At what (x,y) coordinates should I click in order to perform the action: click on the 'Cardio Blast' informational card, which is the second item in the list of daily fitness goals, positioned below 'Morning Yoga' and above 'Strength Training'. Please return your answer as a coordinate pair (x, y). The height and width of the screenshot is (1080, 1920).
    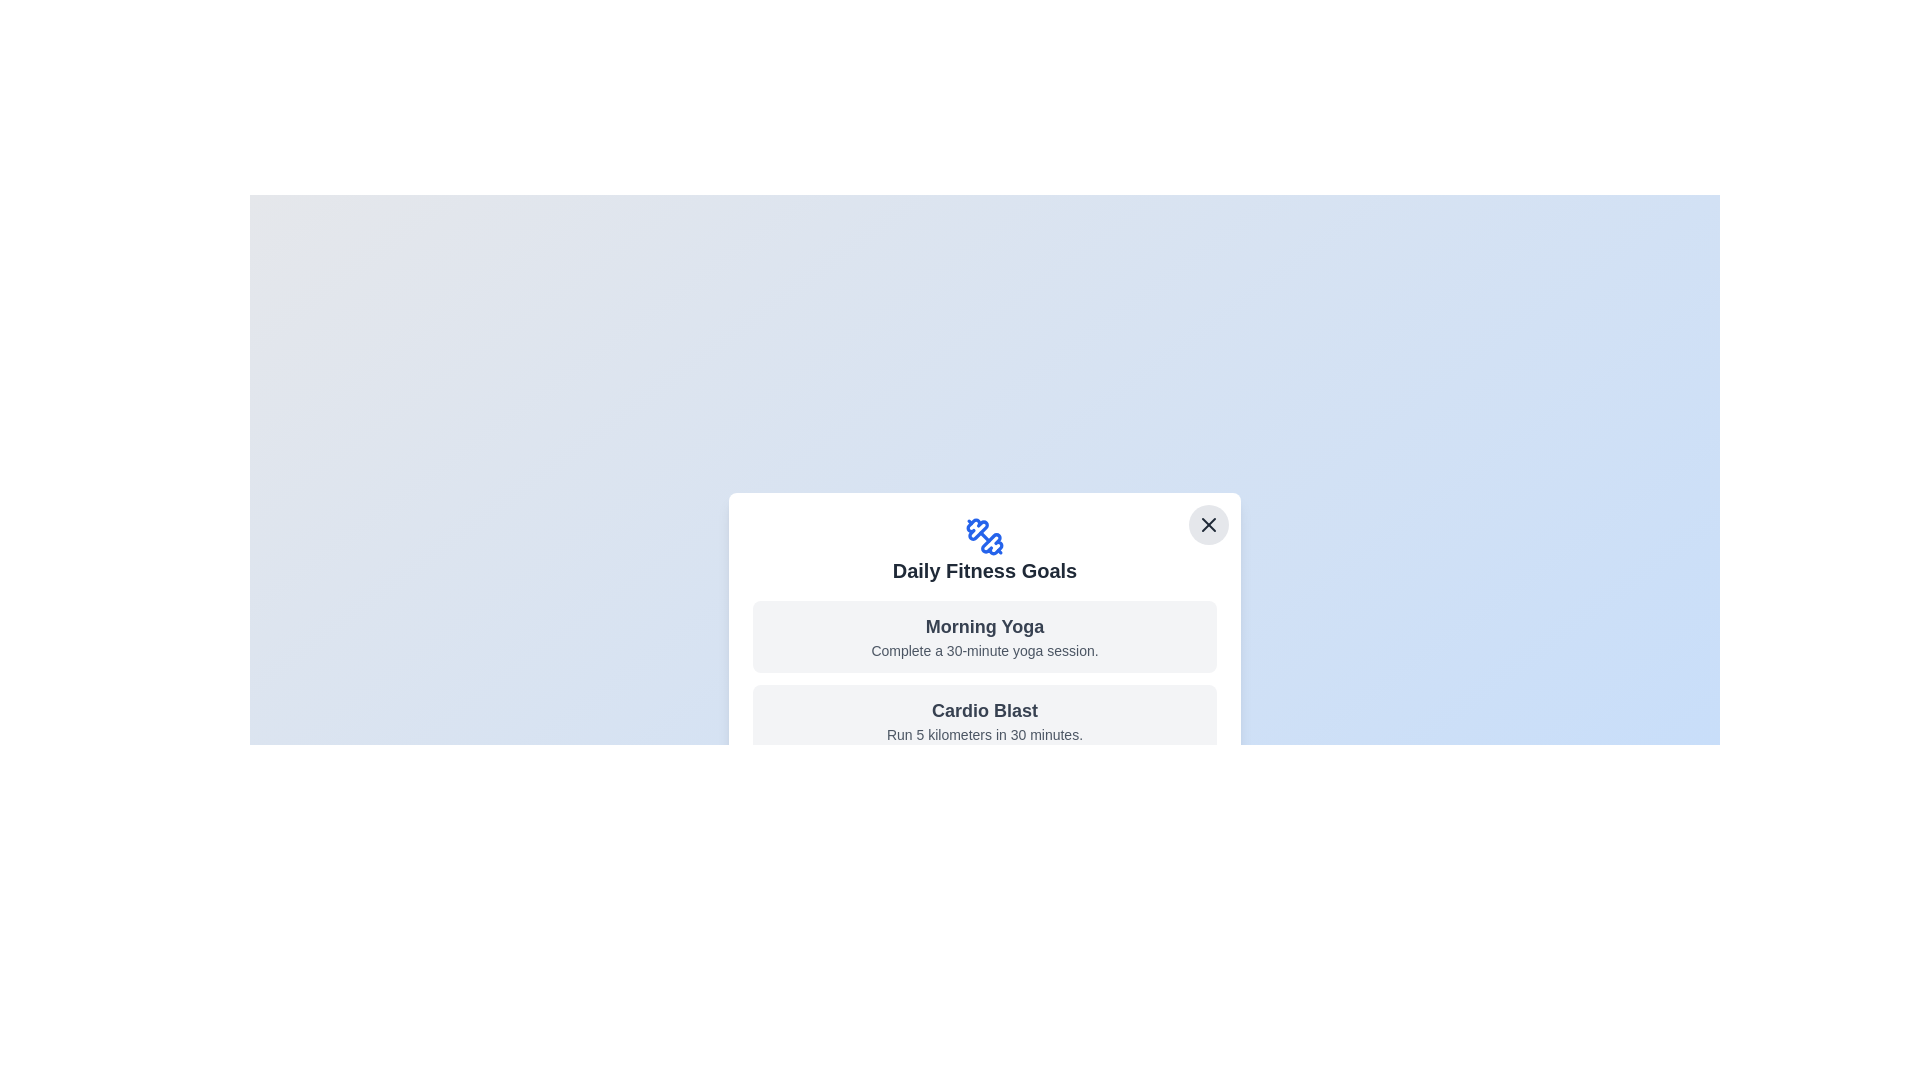
    Looking at the image, I should click on (984, 721).